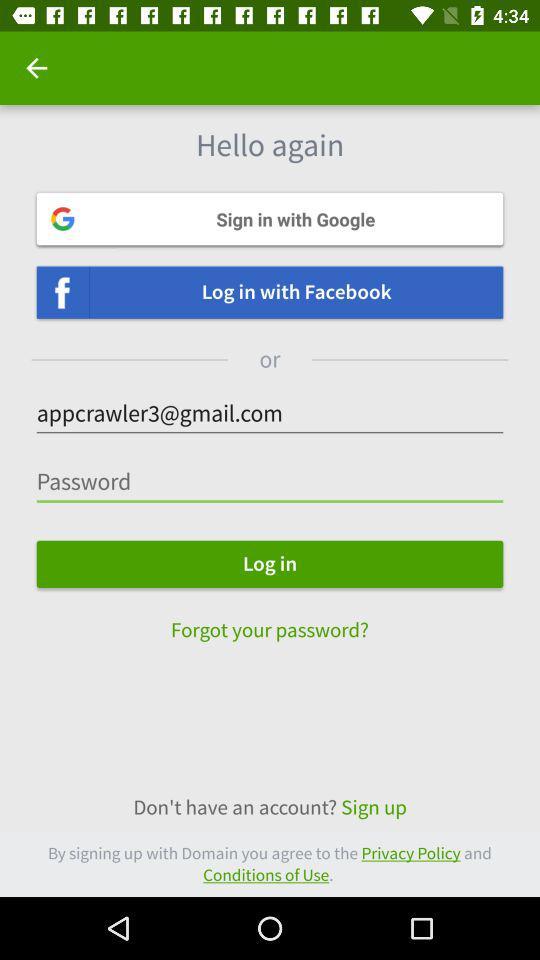 This screenshot has height=960, width=540. I want to click on forgot your password?, so click(270, 619).